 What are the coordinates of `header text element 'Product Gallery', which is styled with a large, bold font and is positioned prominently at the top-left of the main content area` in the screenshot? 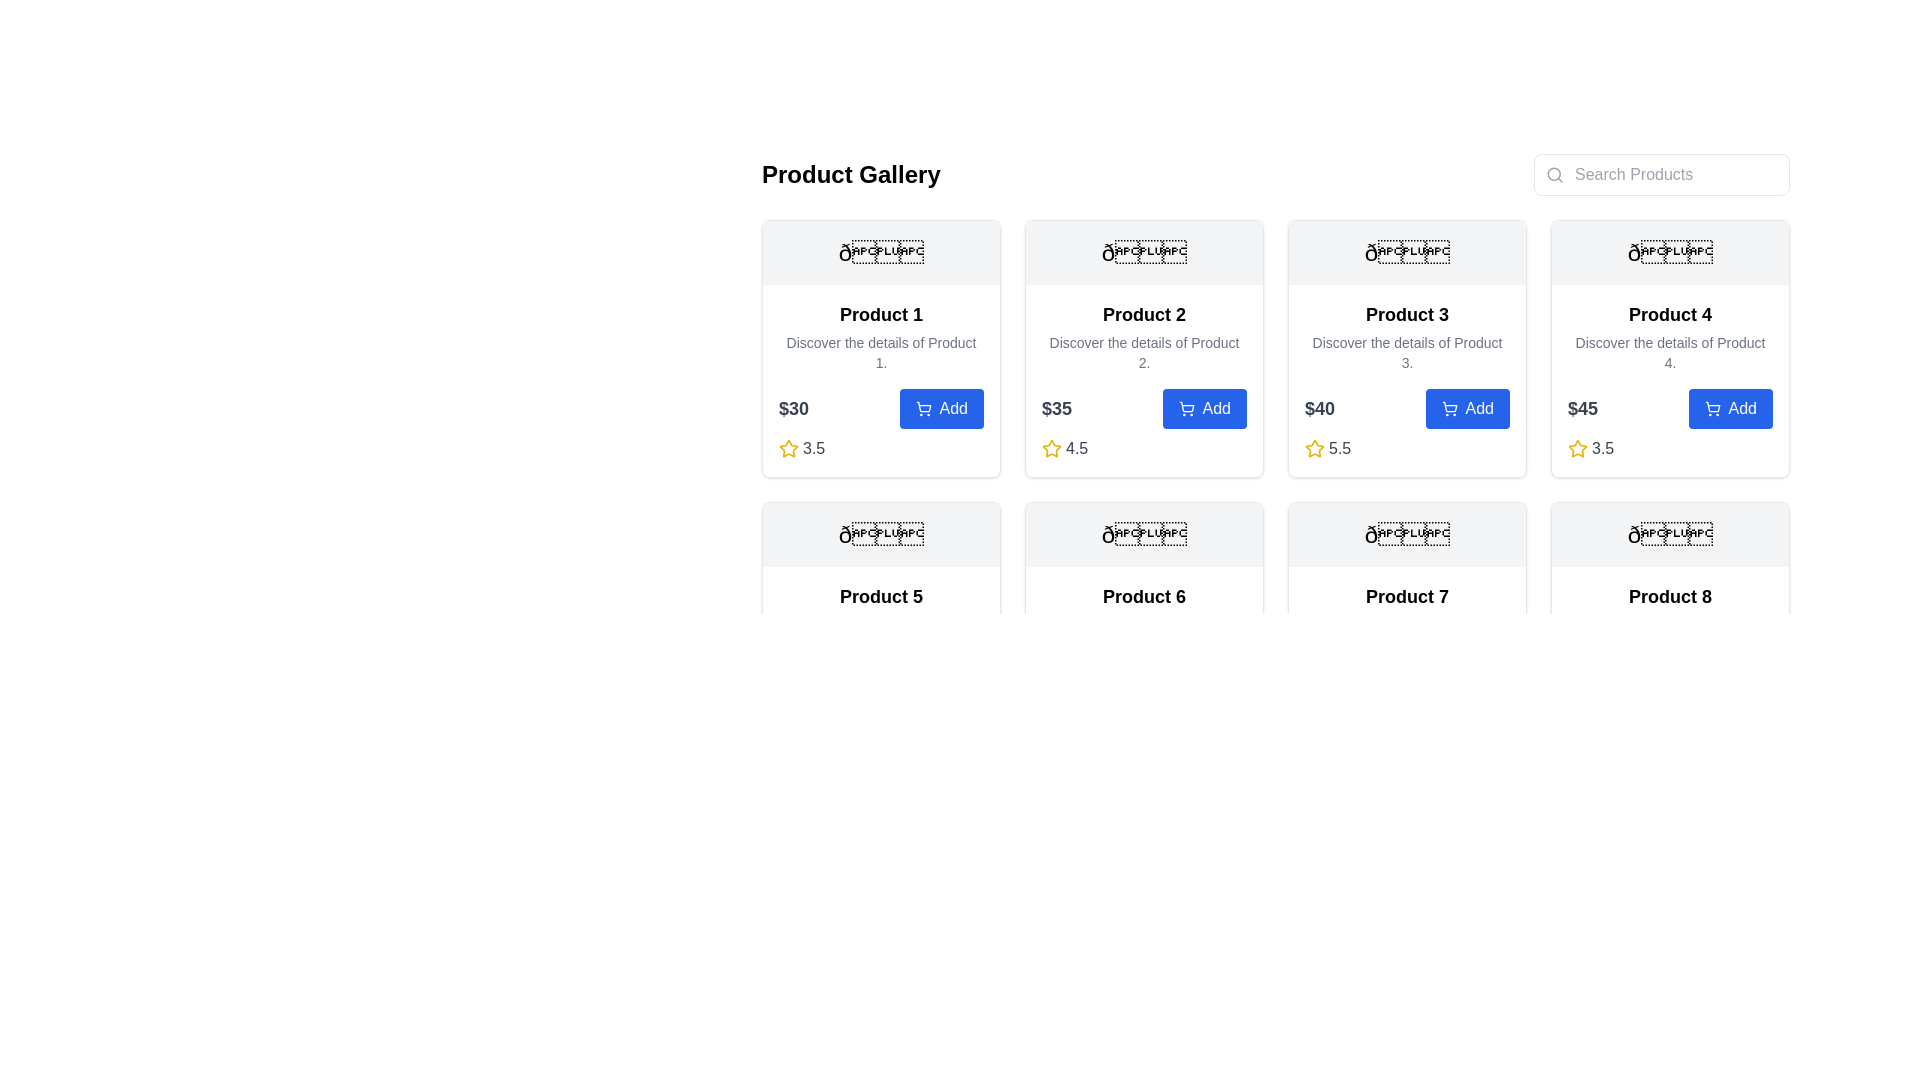 It's located at (851, 173).